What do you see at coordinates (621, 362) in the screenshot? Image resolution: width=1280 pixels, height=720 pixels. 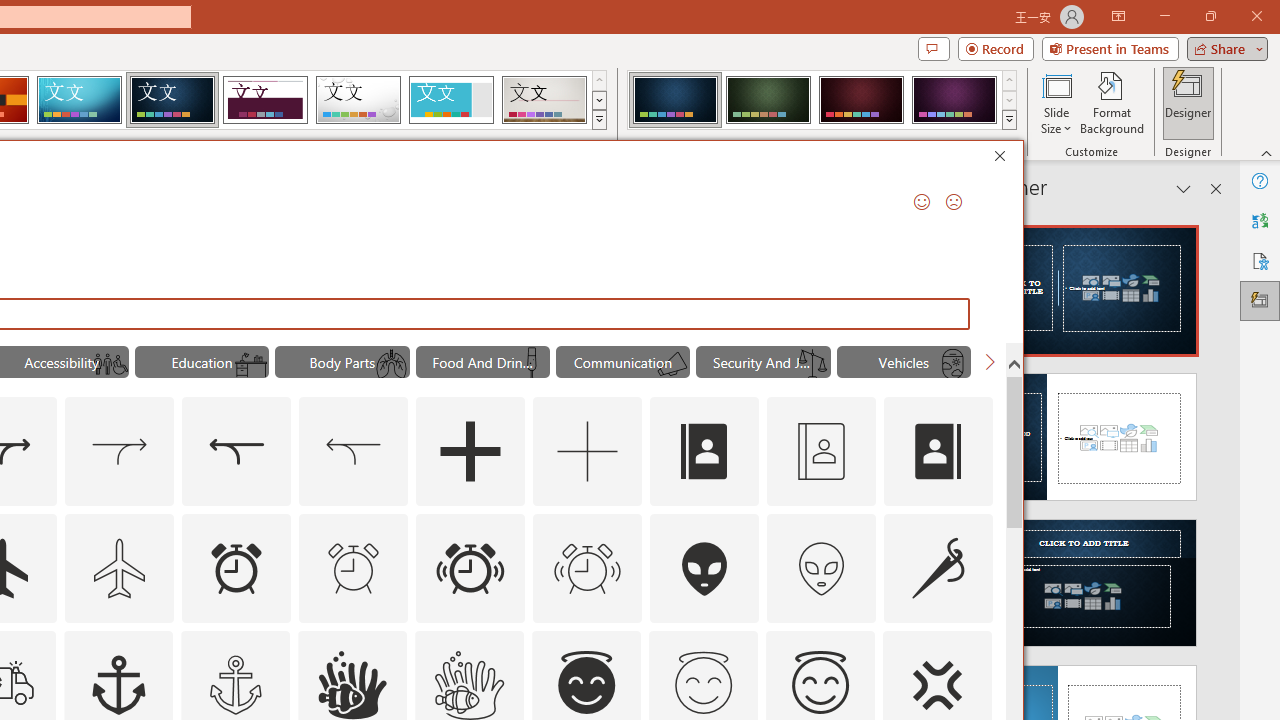 I see `'"Communication" Icons.'` at bounding box center [621, 362].